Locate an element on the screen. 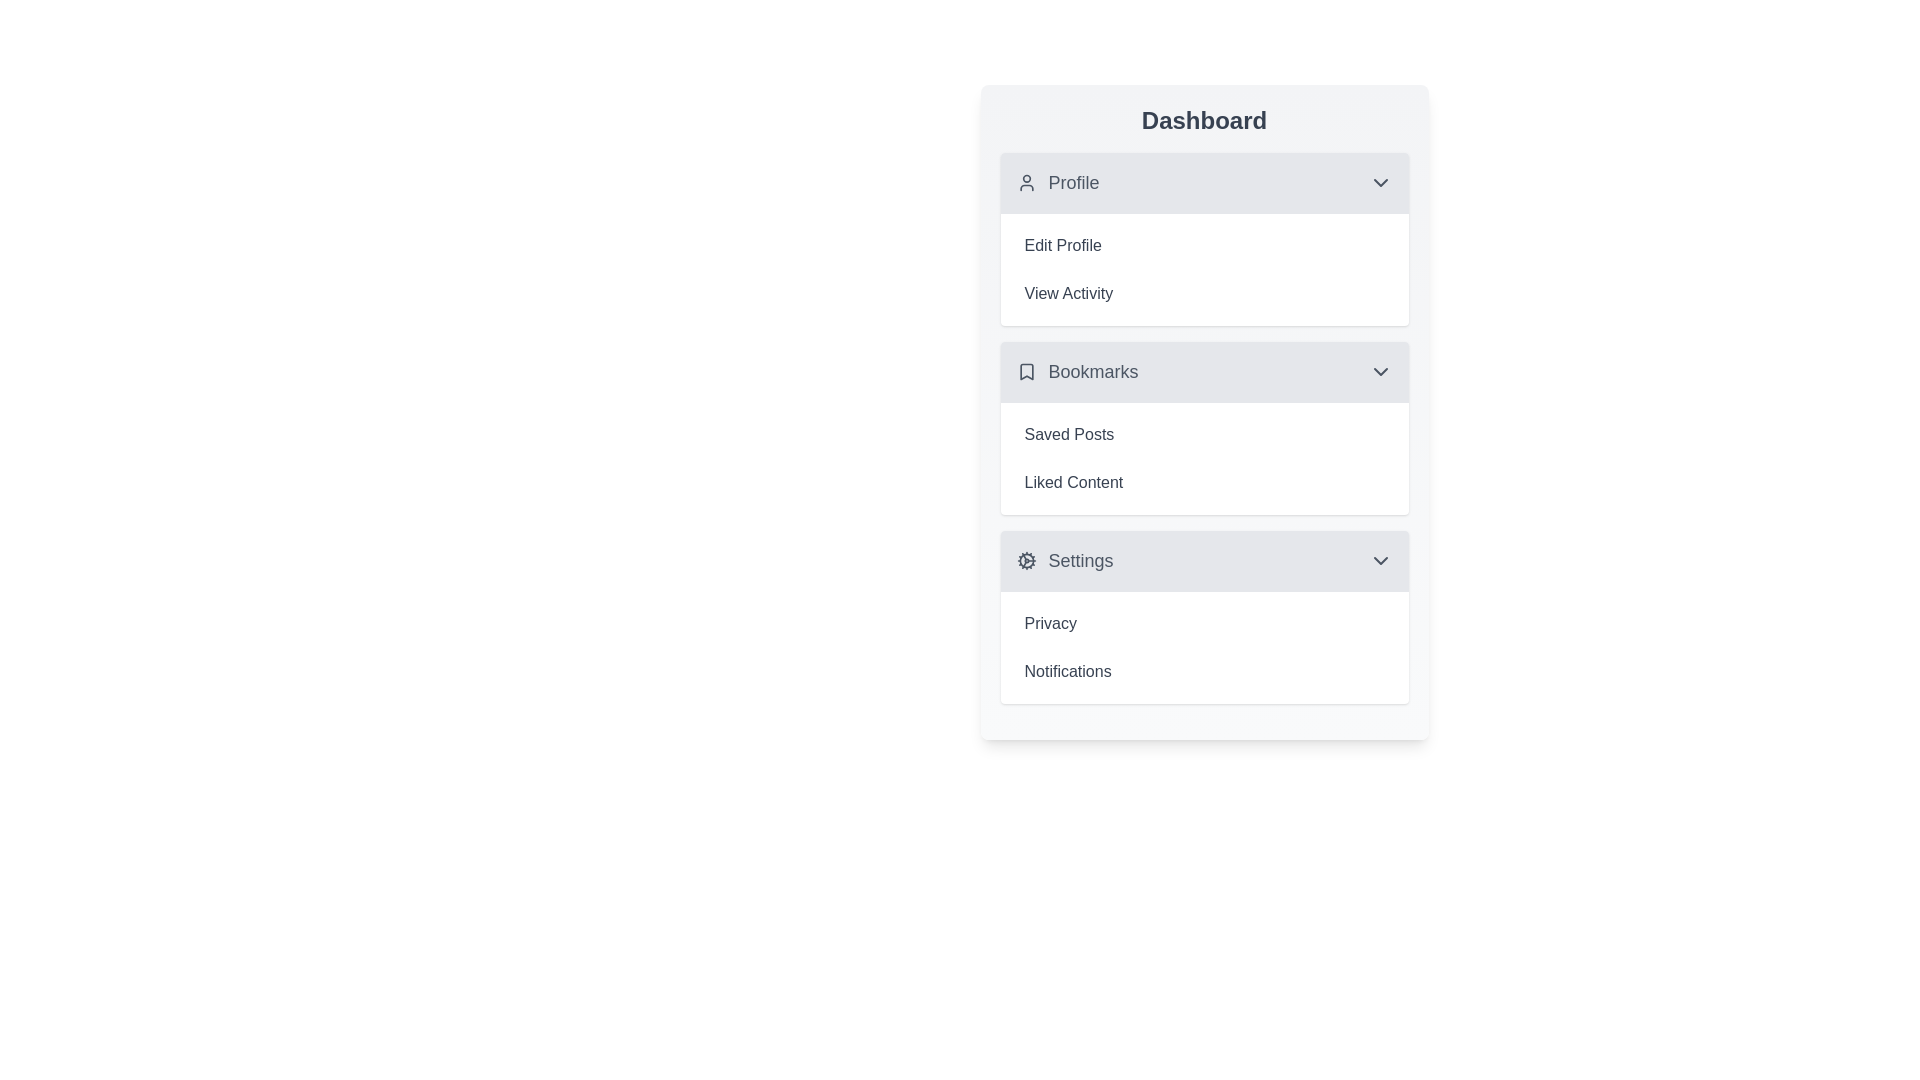 Image resolution: width=1920 pixels, height=1080 pixels. the Bookmarks section header is located at coordinates (1203, 371).